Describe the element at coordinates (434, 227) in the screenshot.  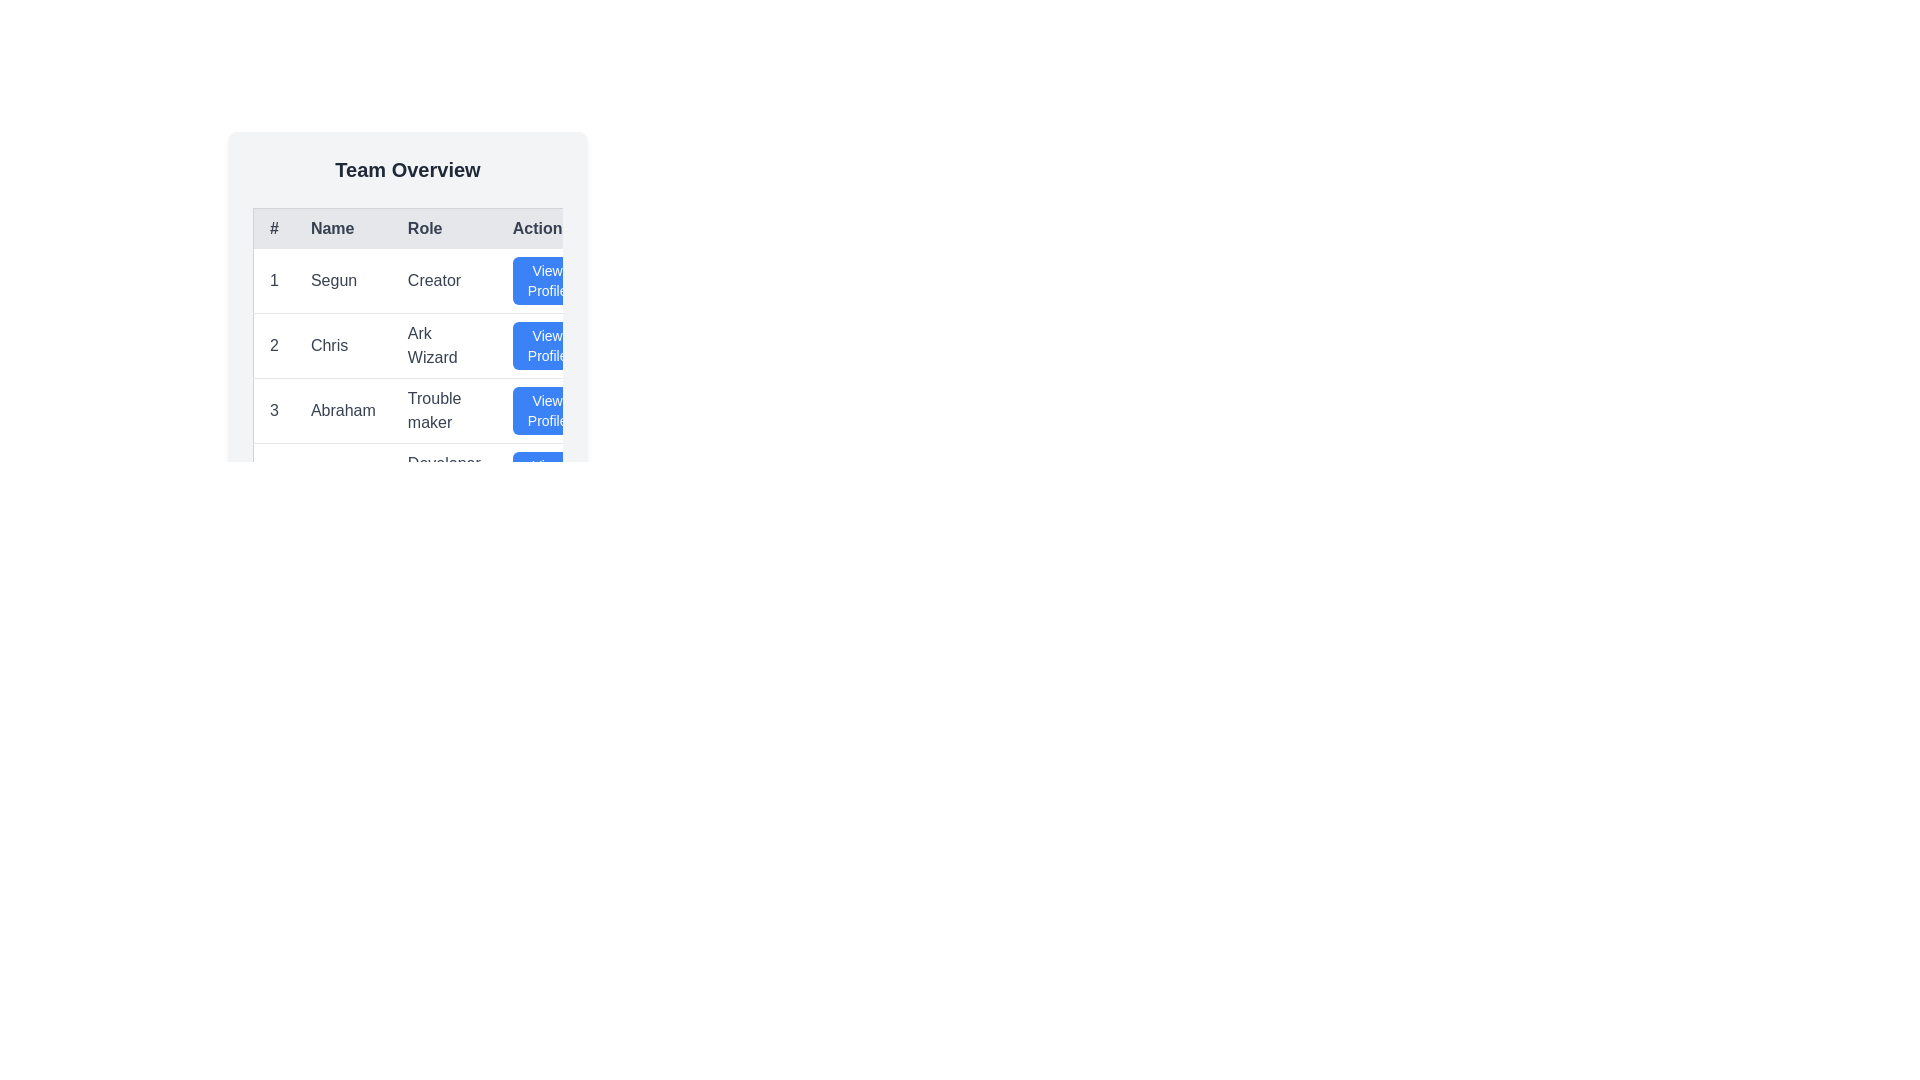
I see `the Table Header Row which labels the columns for the data entries below, positioned directly beneath the 'Team Overview' title` at that location.